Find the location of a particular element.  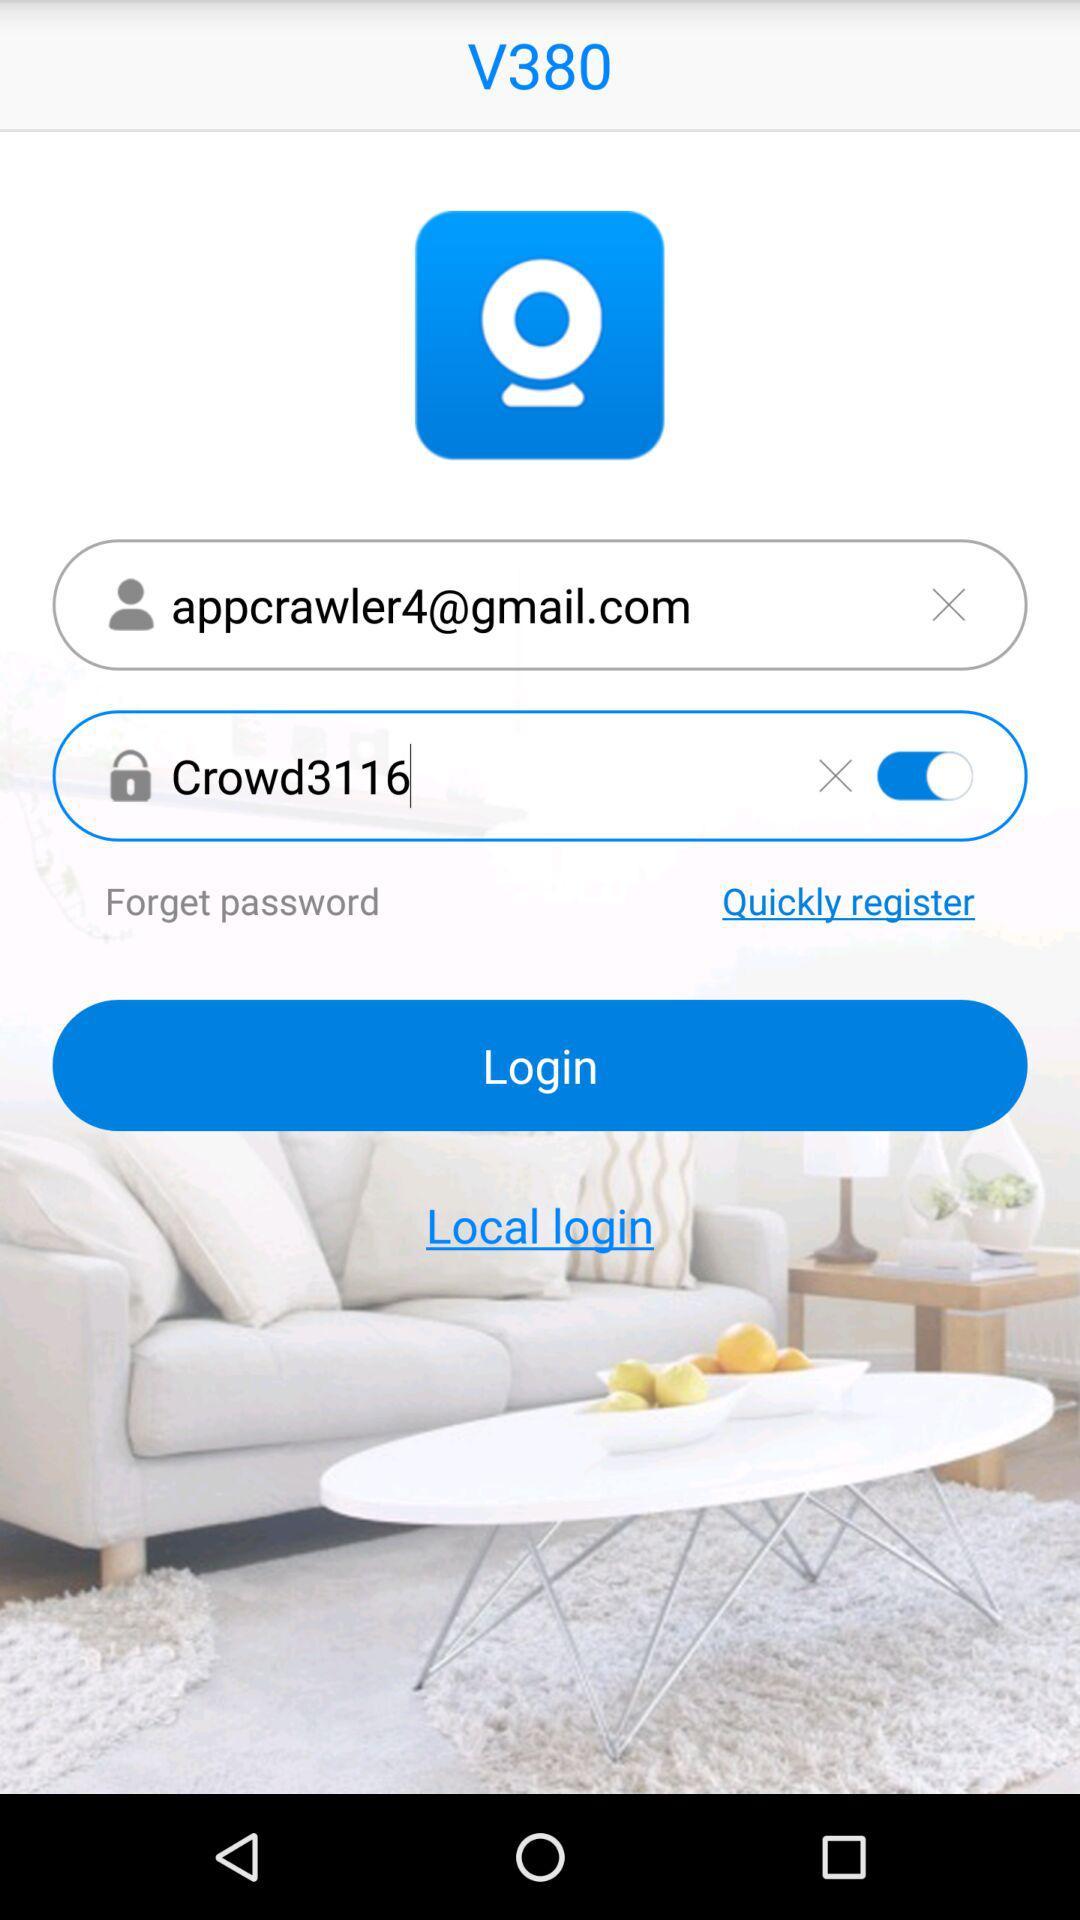

remove entry is located at coordinates (947, 603).